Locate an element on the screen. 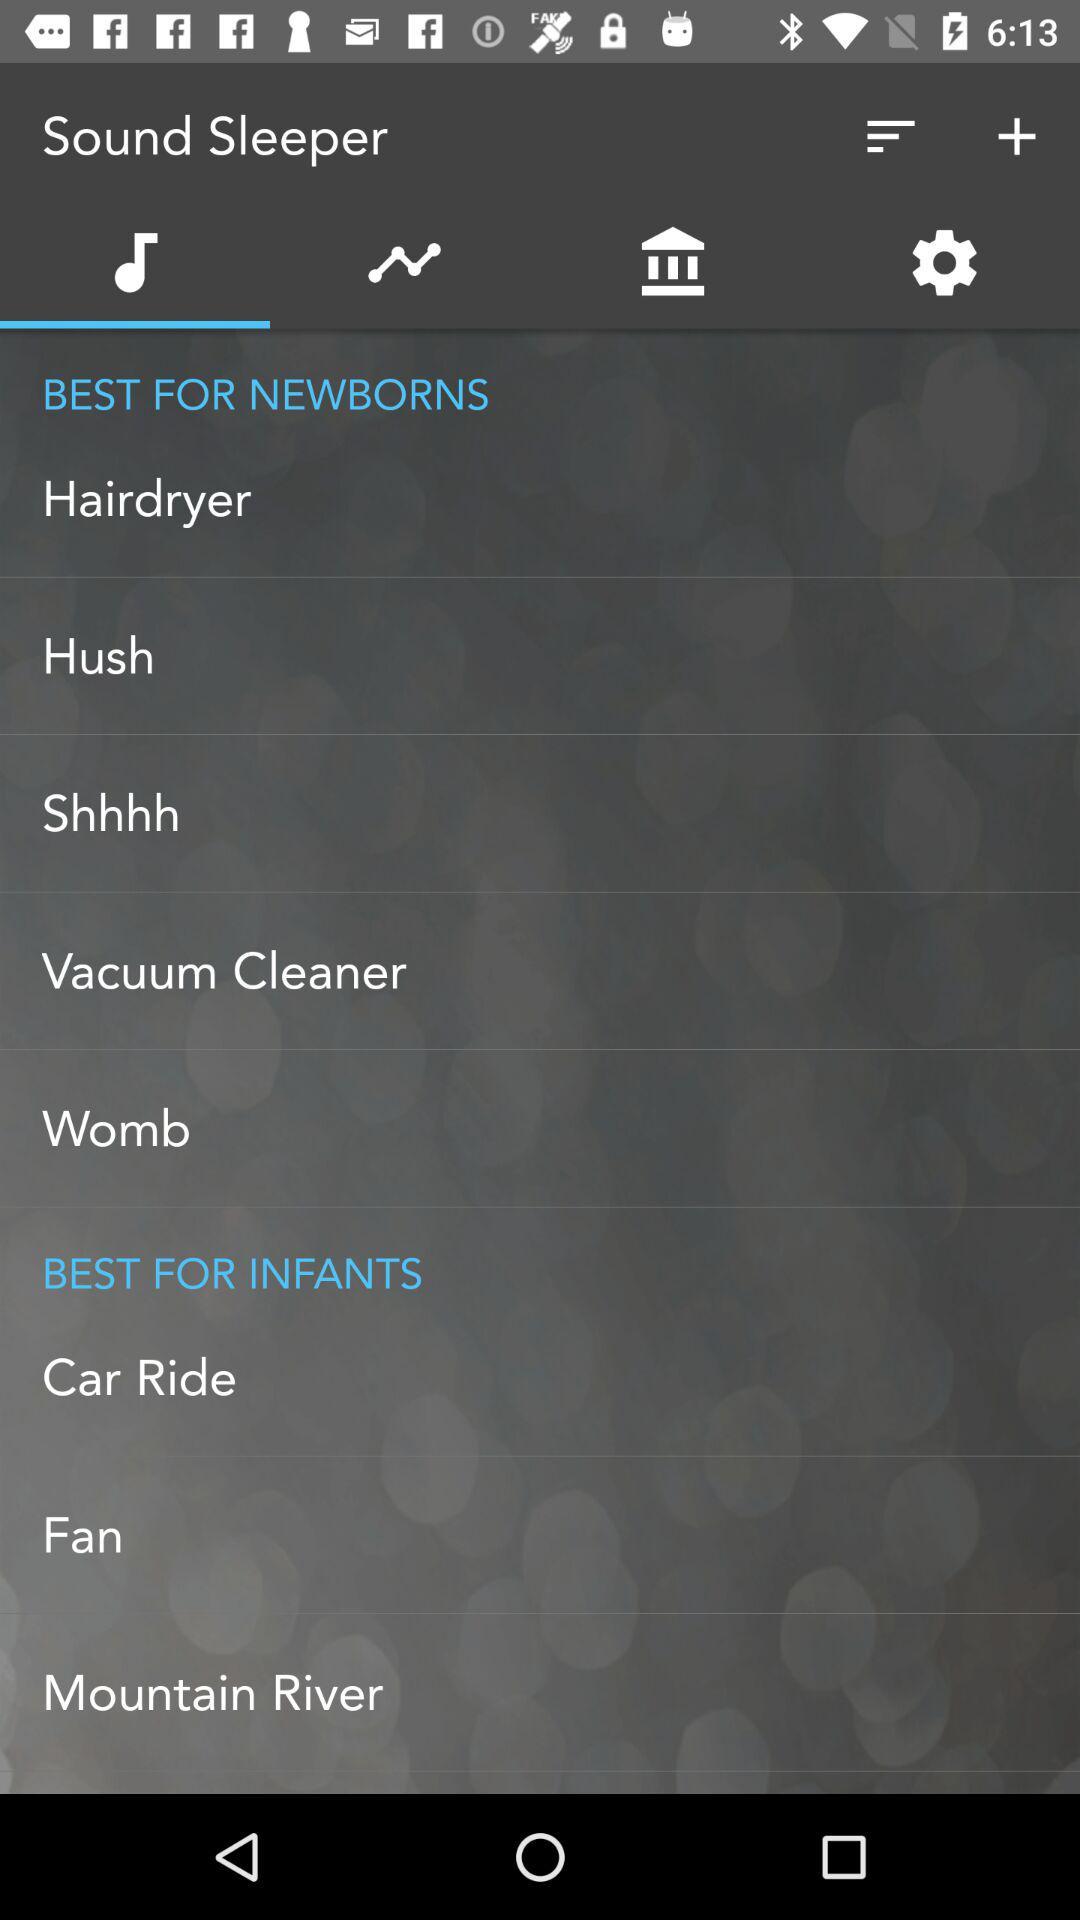 The image size is (1080, 1920). the car ride item is located at coordinates (560, 1376).